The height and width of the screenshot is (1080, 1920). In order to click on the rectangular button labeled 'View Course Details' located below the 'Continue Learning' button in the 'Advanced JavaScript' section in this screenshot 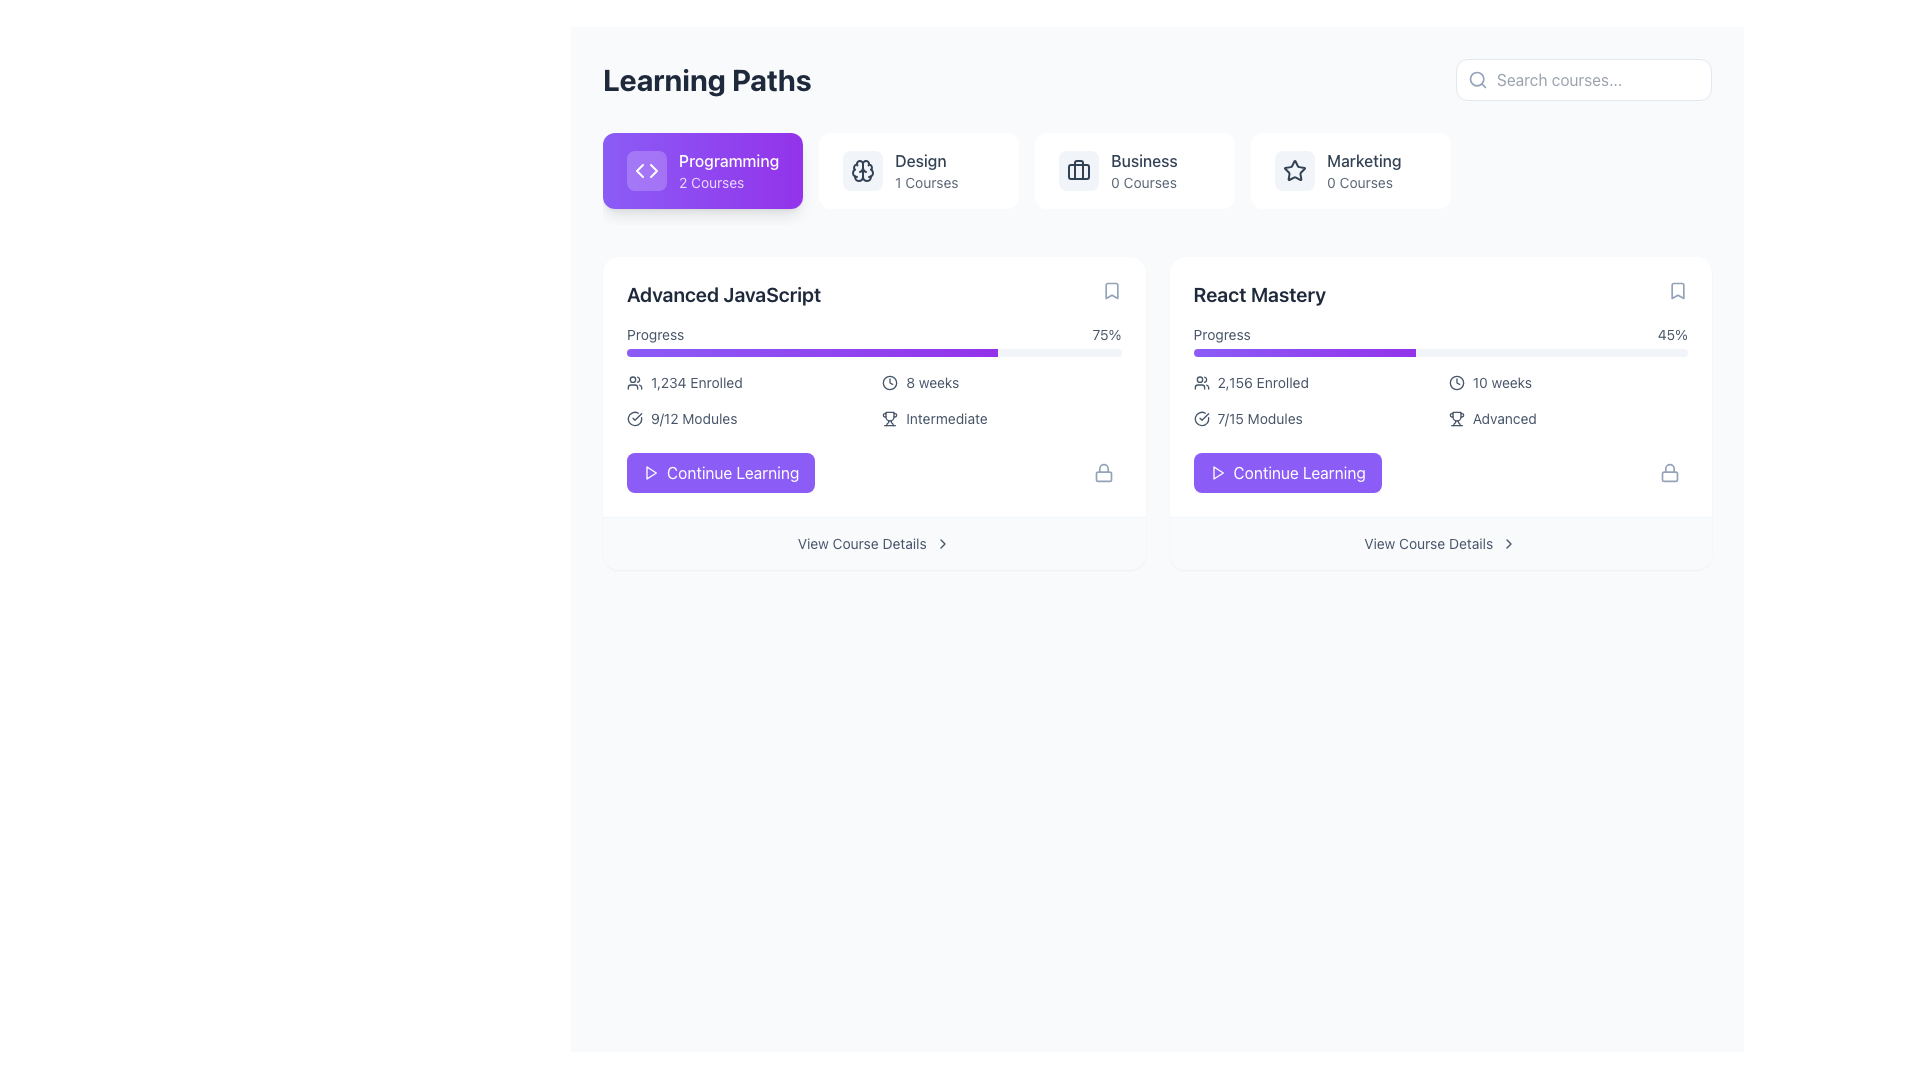, I will do `click(874, 543)`.